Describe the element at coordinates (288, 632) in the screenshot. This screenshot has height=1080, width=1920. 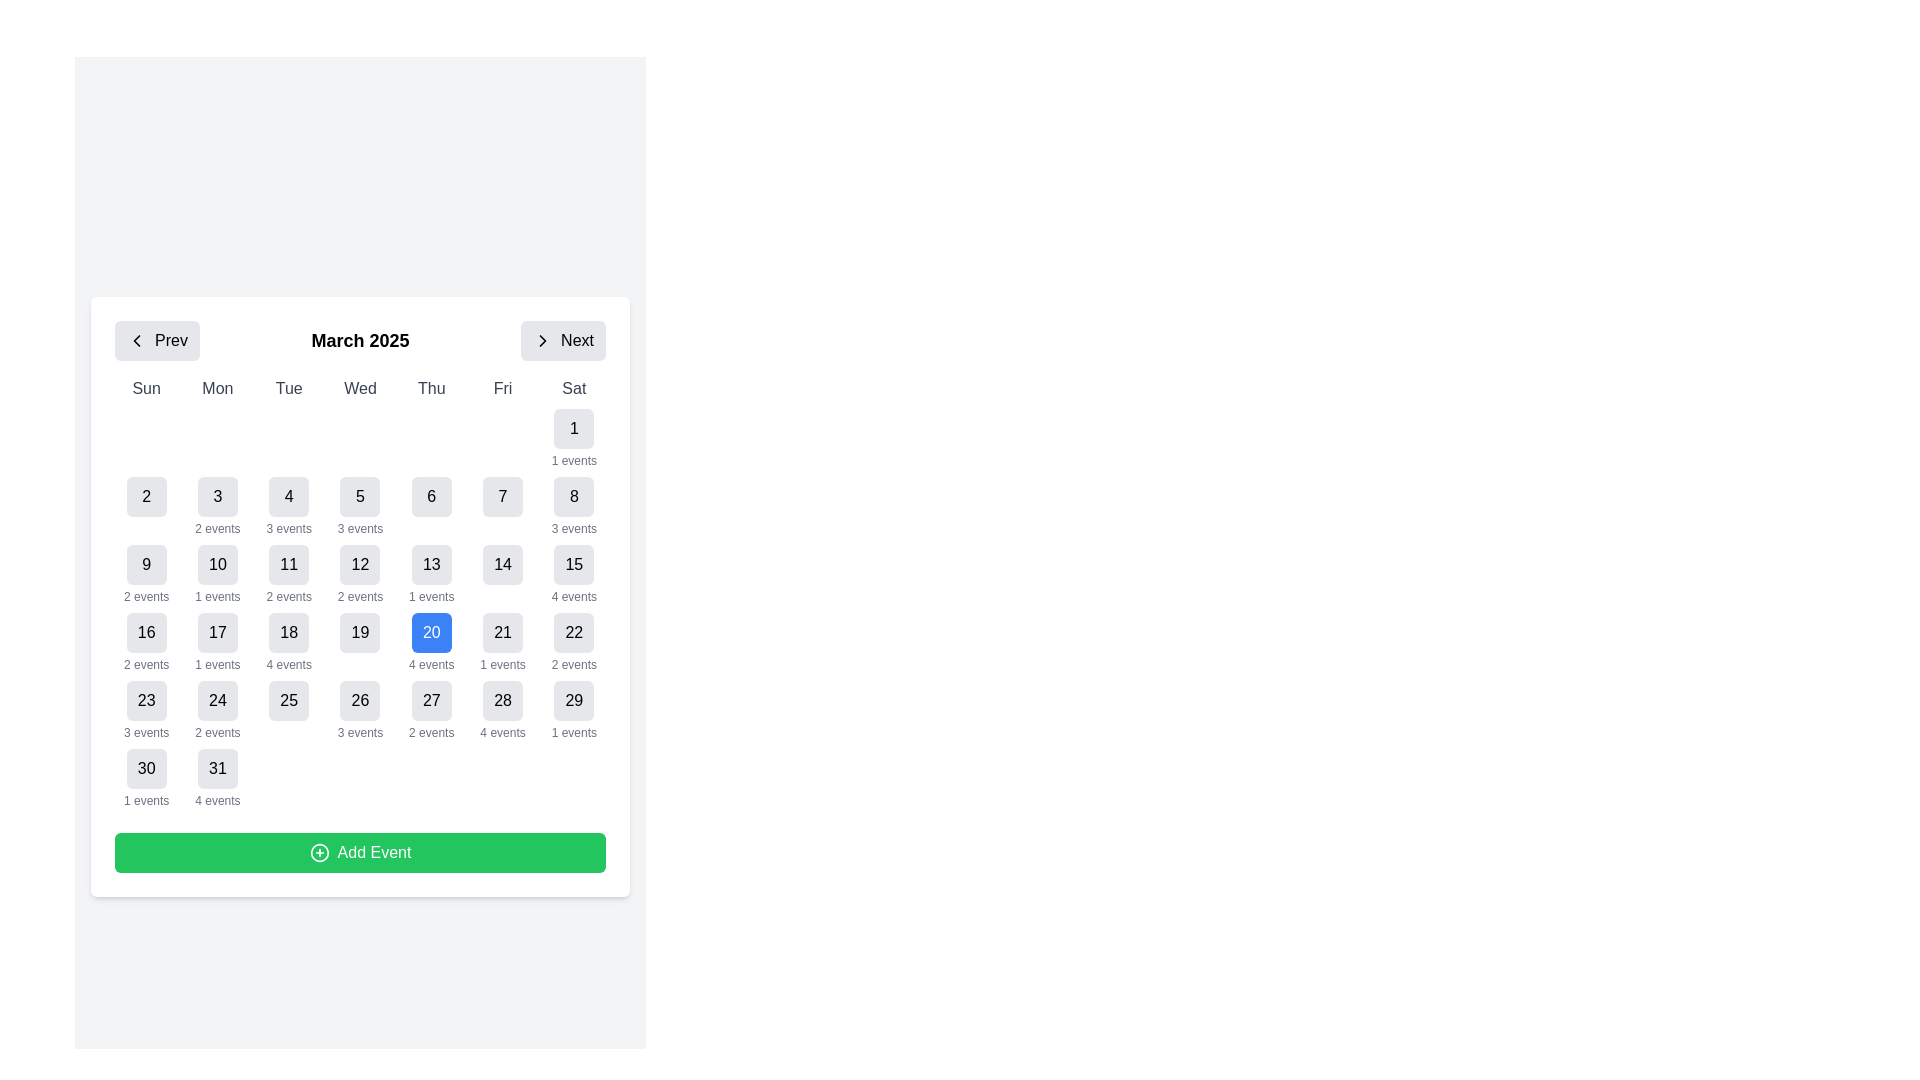
I see `the clickable button representing the date '18' in the calendar for March 2025` at that location.